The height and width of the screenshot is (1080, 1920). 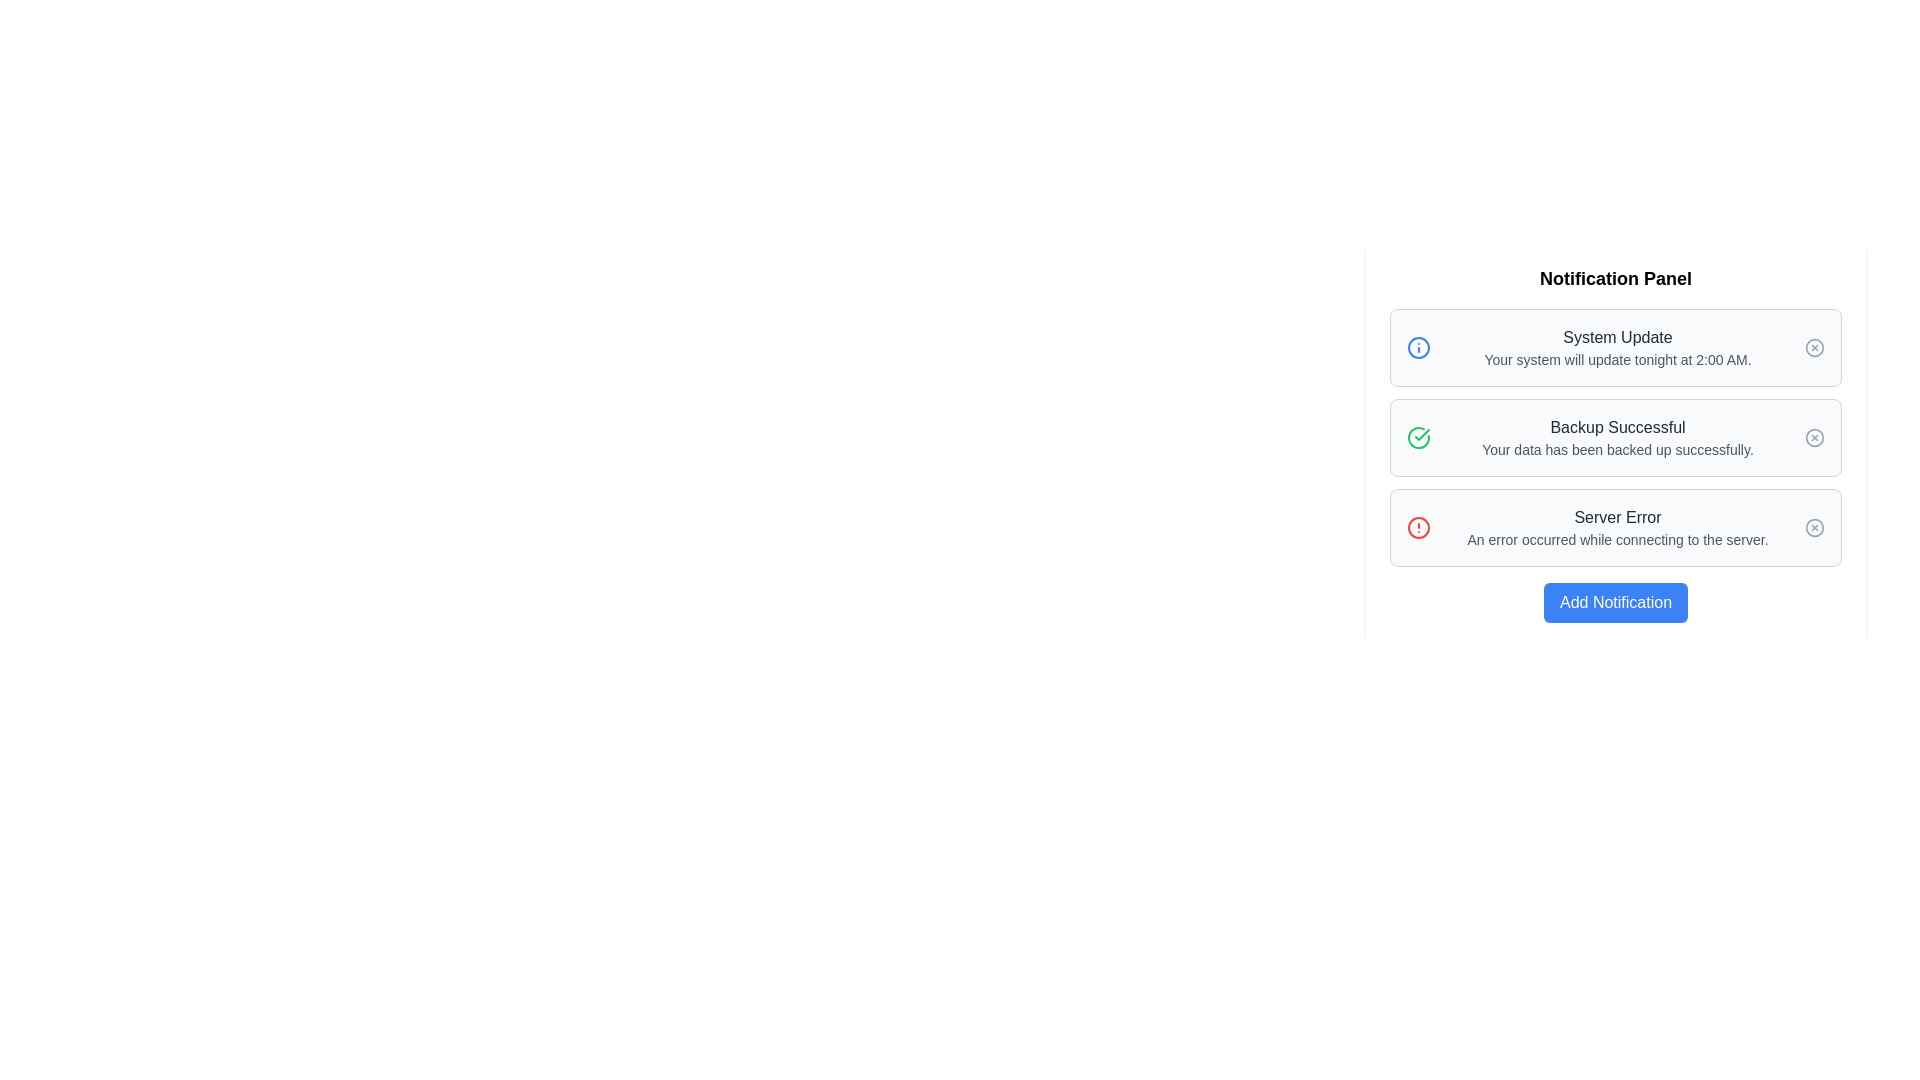 What do you see at coordinates (1617, 516) in the screenshot?
I see `the 'Server Error' text label that indicates a server error to the user, located in the central third of the interface` at bounding box center [1617, 516].